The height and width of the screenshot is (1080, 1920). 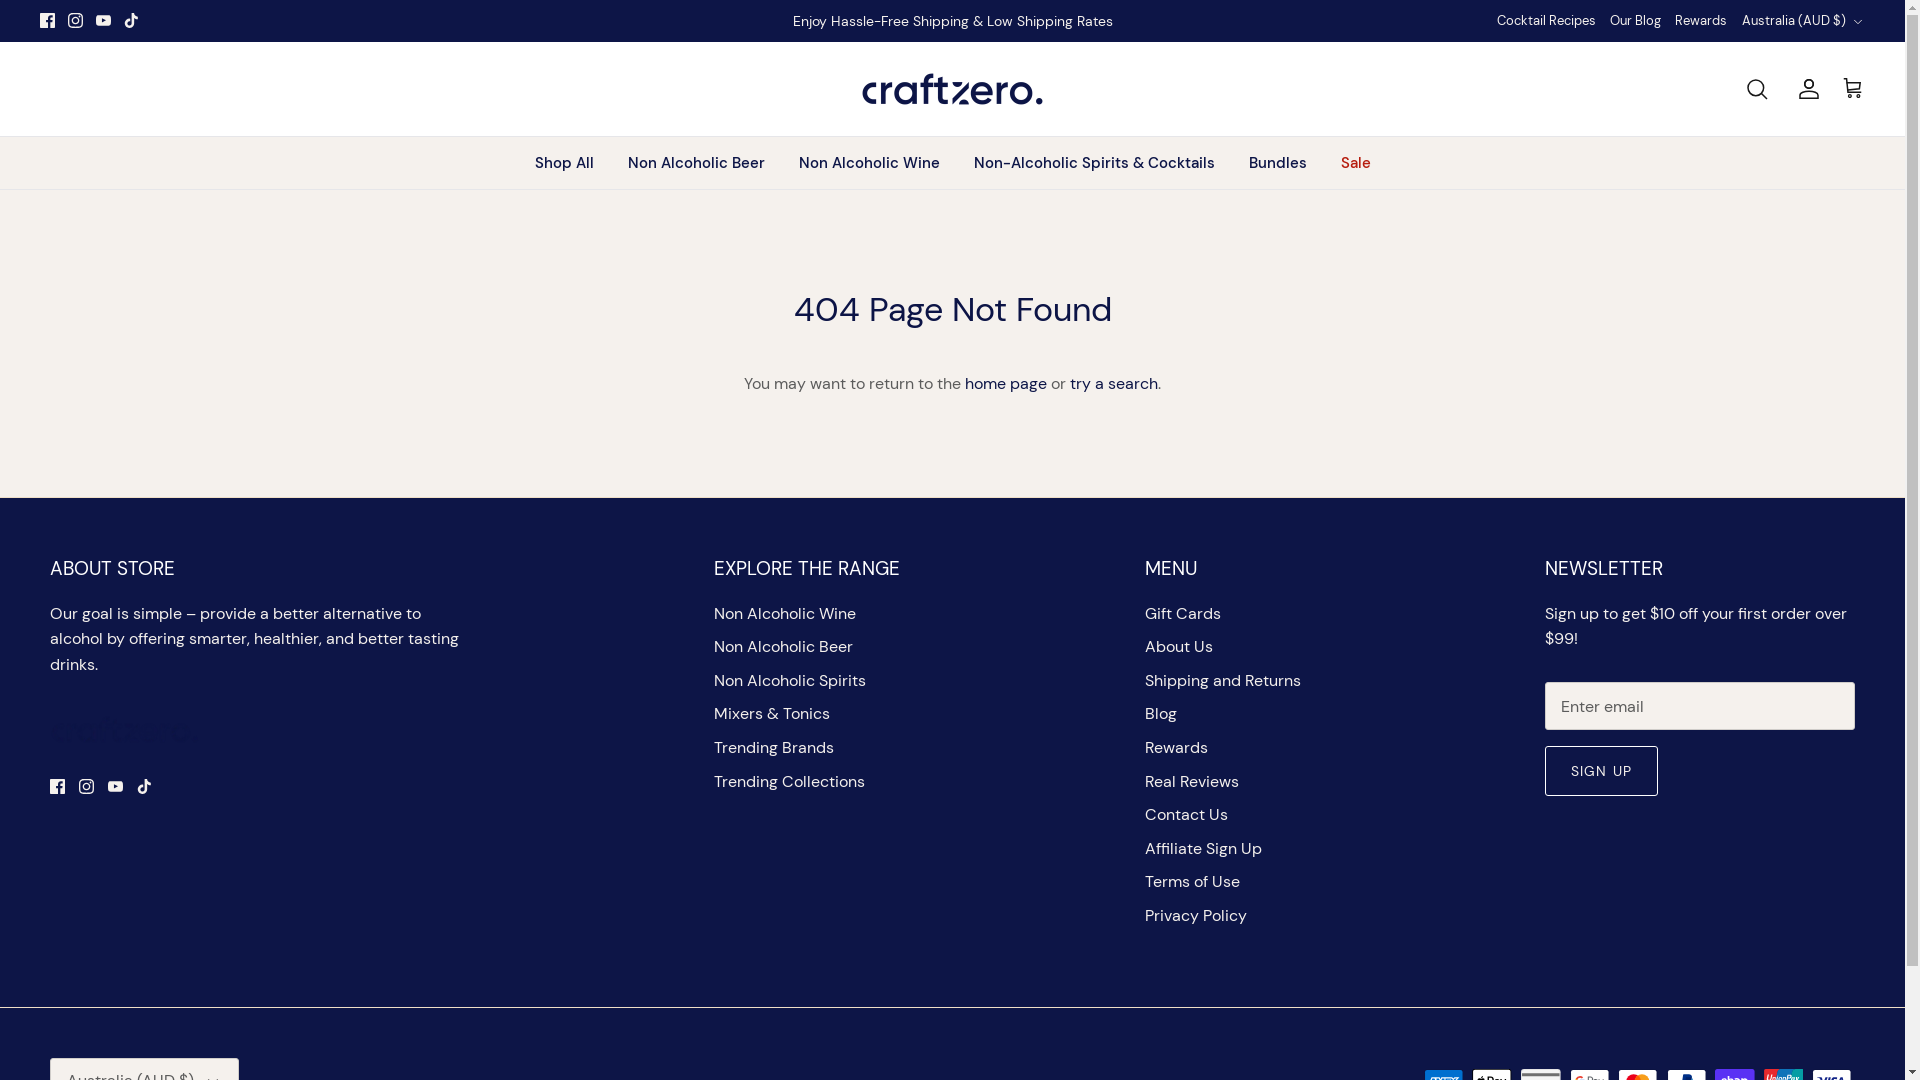 I want to click on 'Facebook', so click(x=57, y=785).